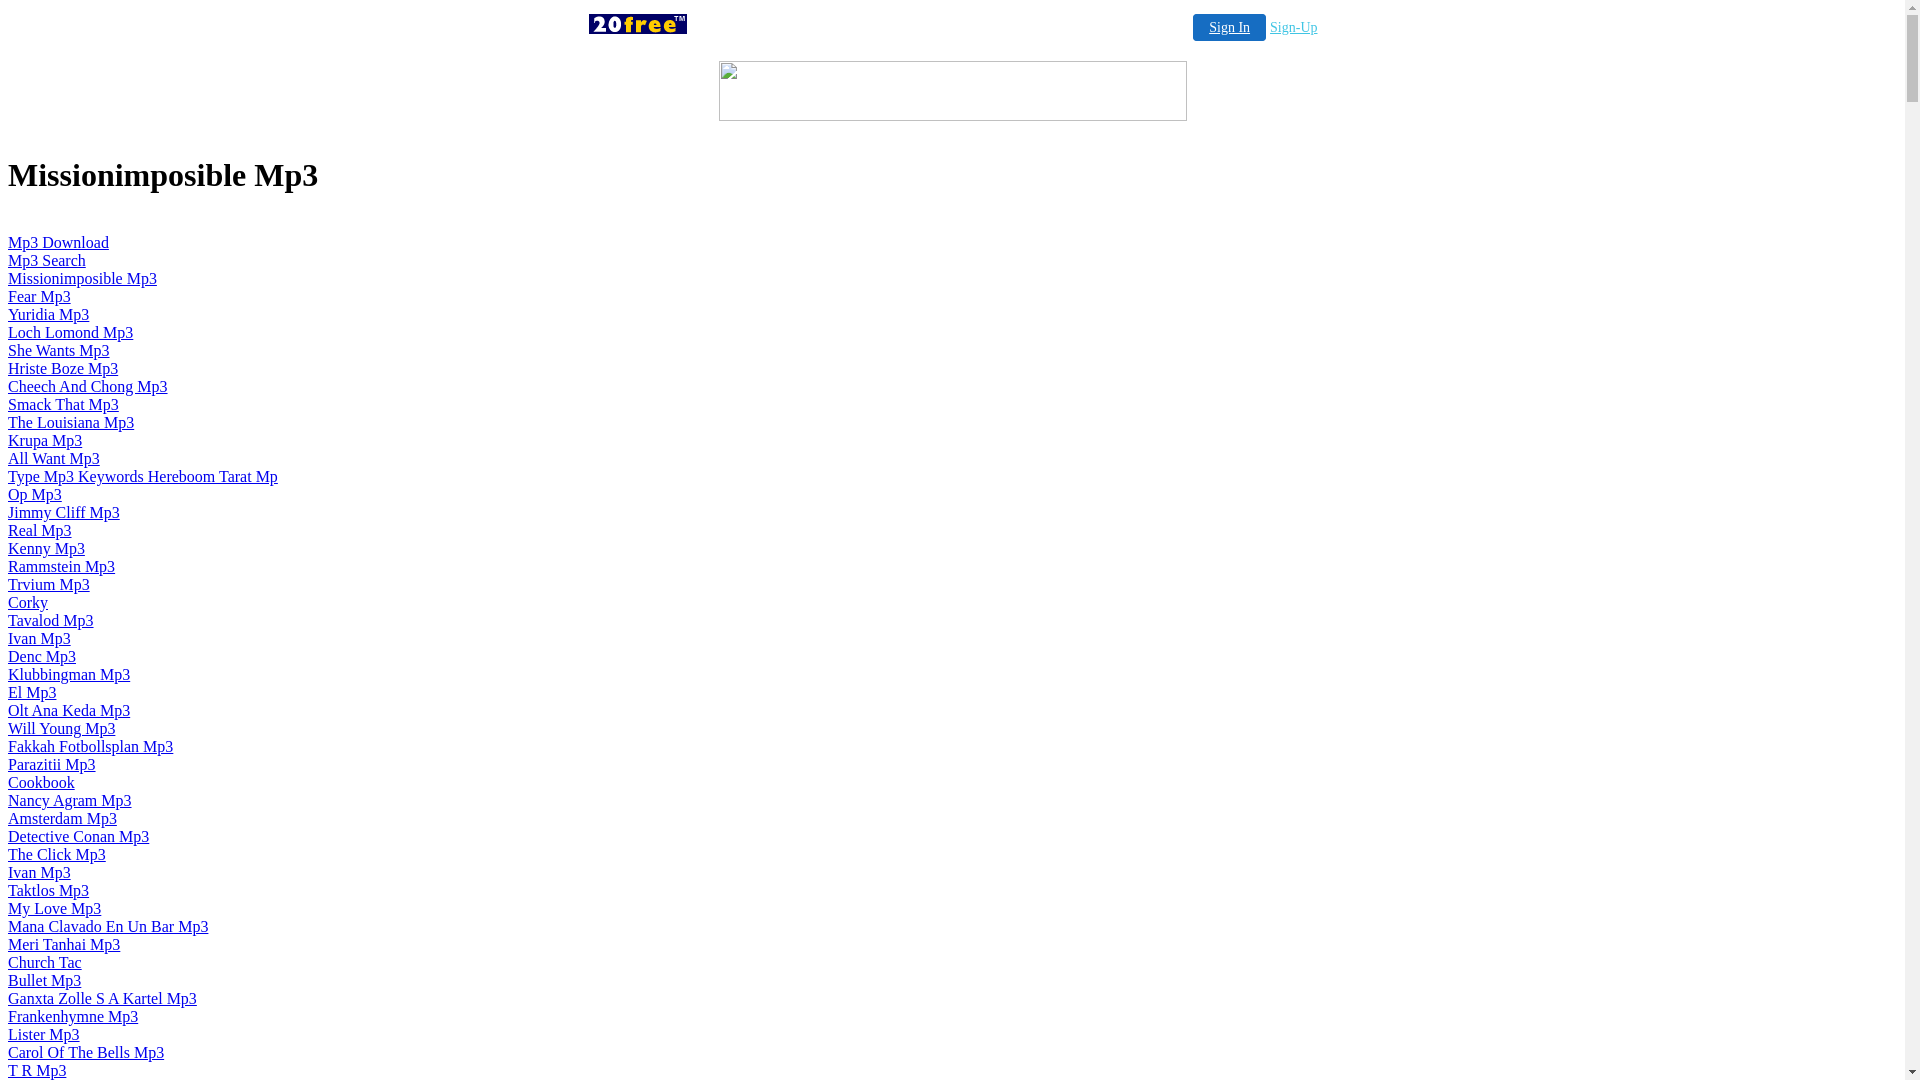 The image size is (1920, 1080). I want to click on 'Fear Mp3', so click(39, 296).